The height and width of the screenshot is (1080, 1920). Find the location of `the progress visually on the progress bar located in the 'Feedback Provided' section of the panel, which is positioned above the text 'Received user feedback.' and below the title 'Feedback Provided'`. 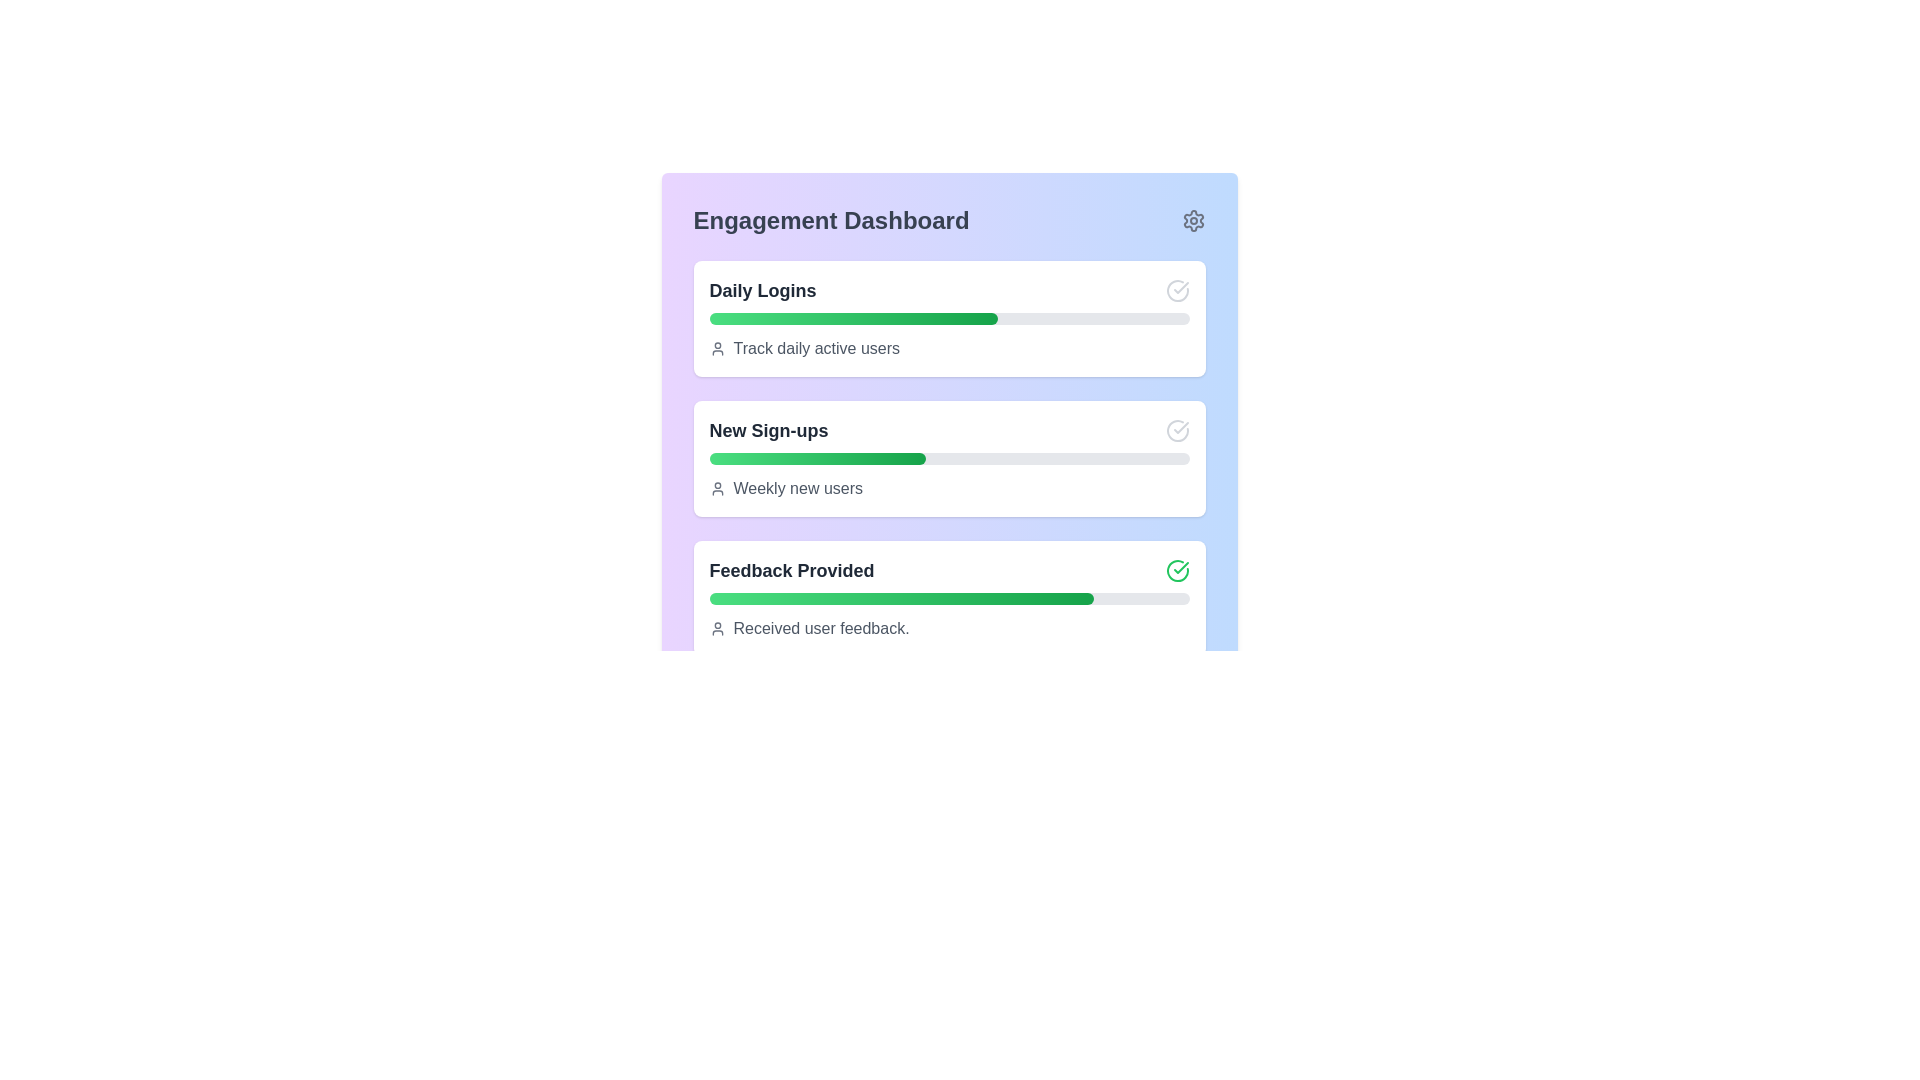

the progress visually on the progress bar located in the 'Feedback Provided' section of the panel, which is positioned above the text 'Received user feedback.' and below the title 'Feedback Provided' is located at coordinates (948, 597).